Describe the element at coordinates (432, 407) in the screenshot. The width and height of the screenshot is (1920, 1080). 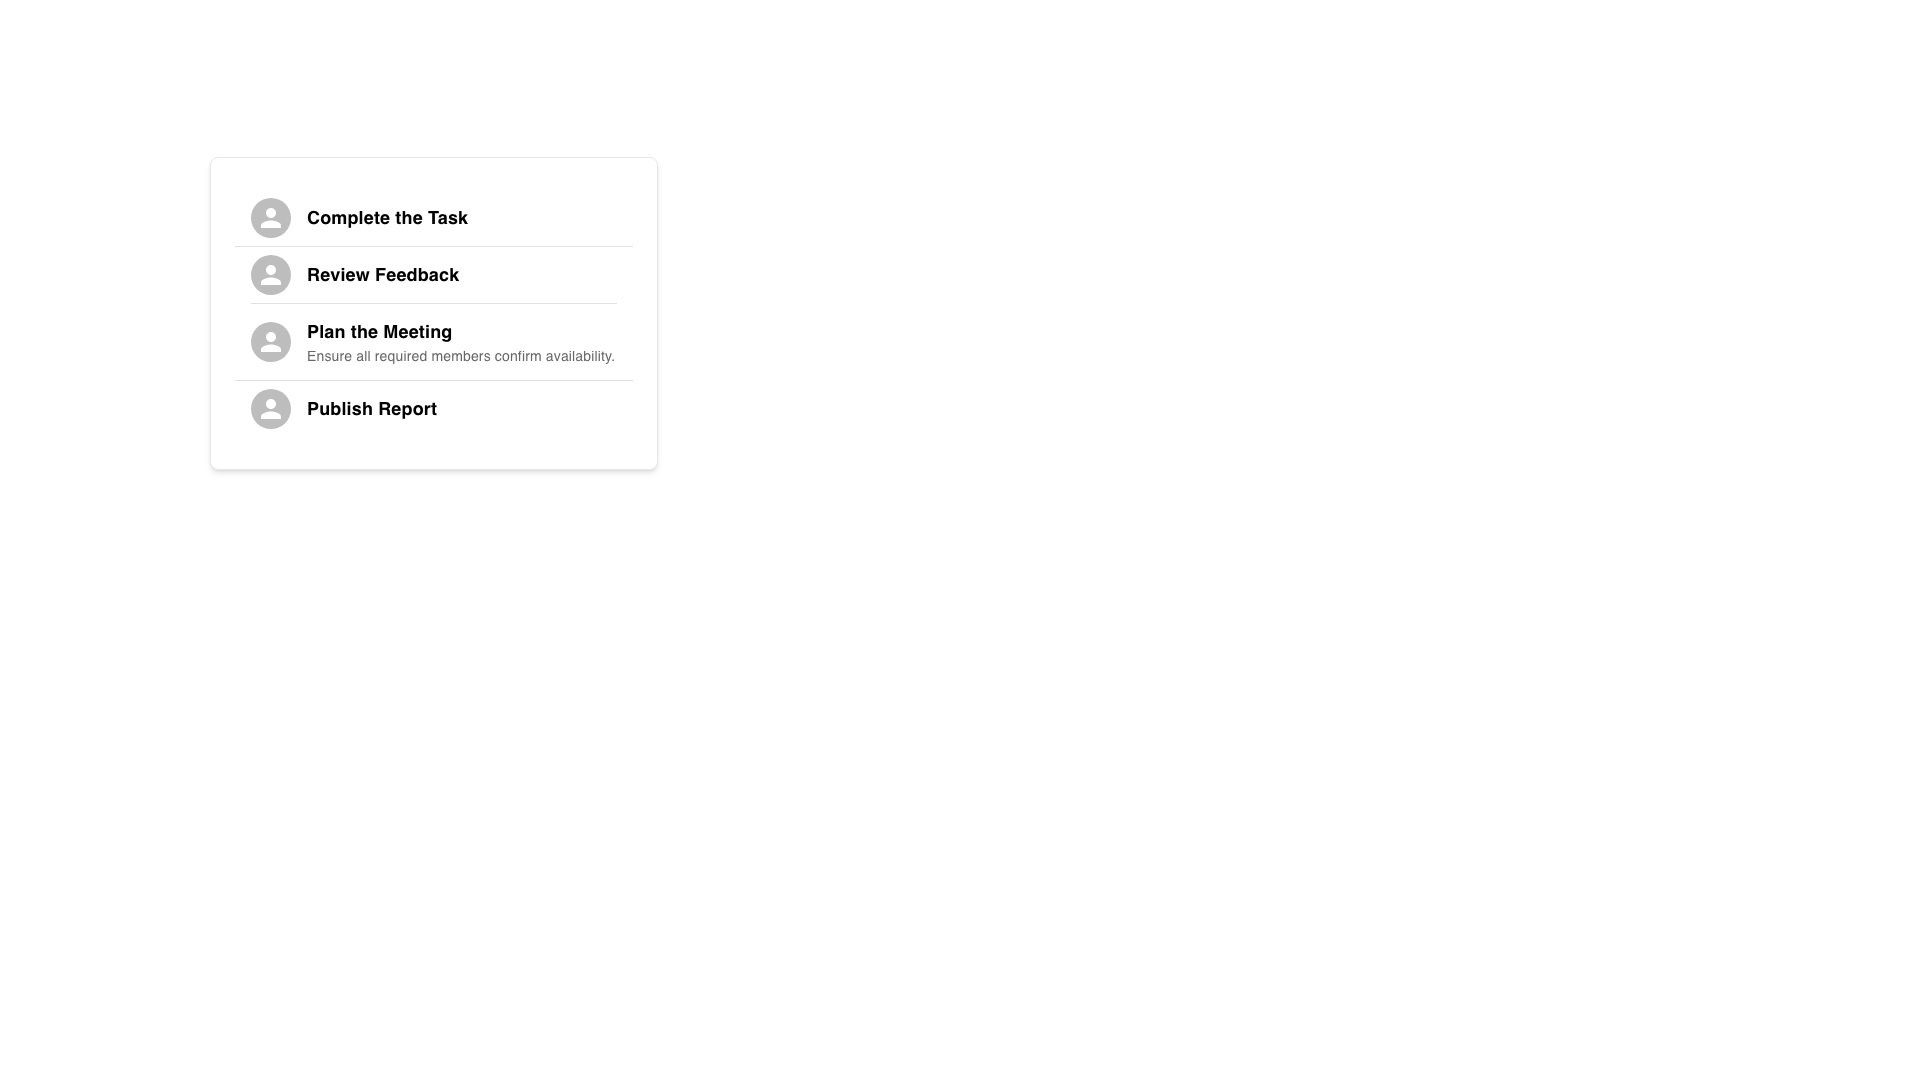
I see `the fourth list item labeled 'Publish Report'` at that location.